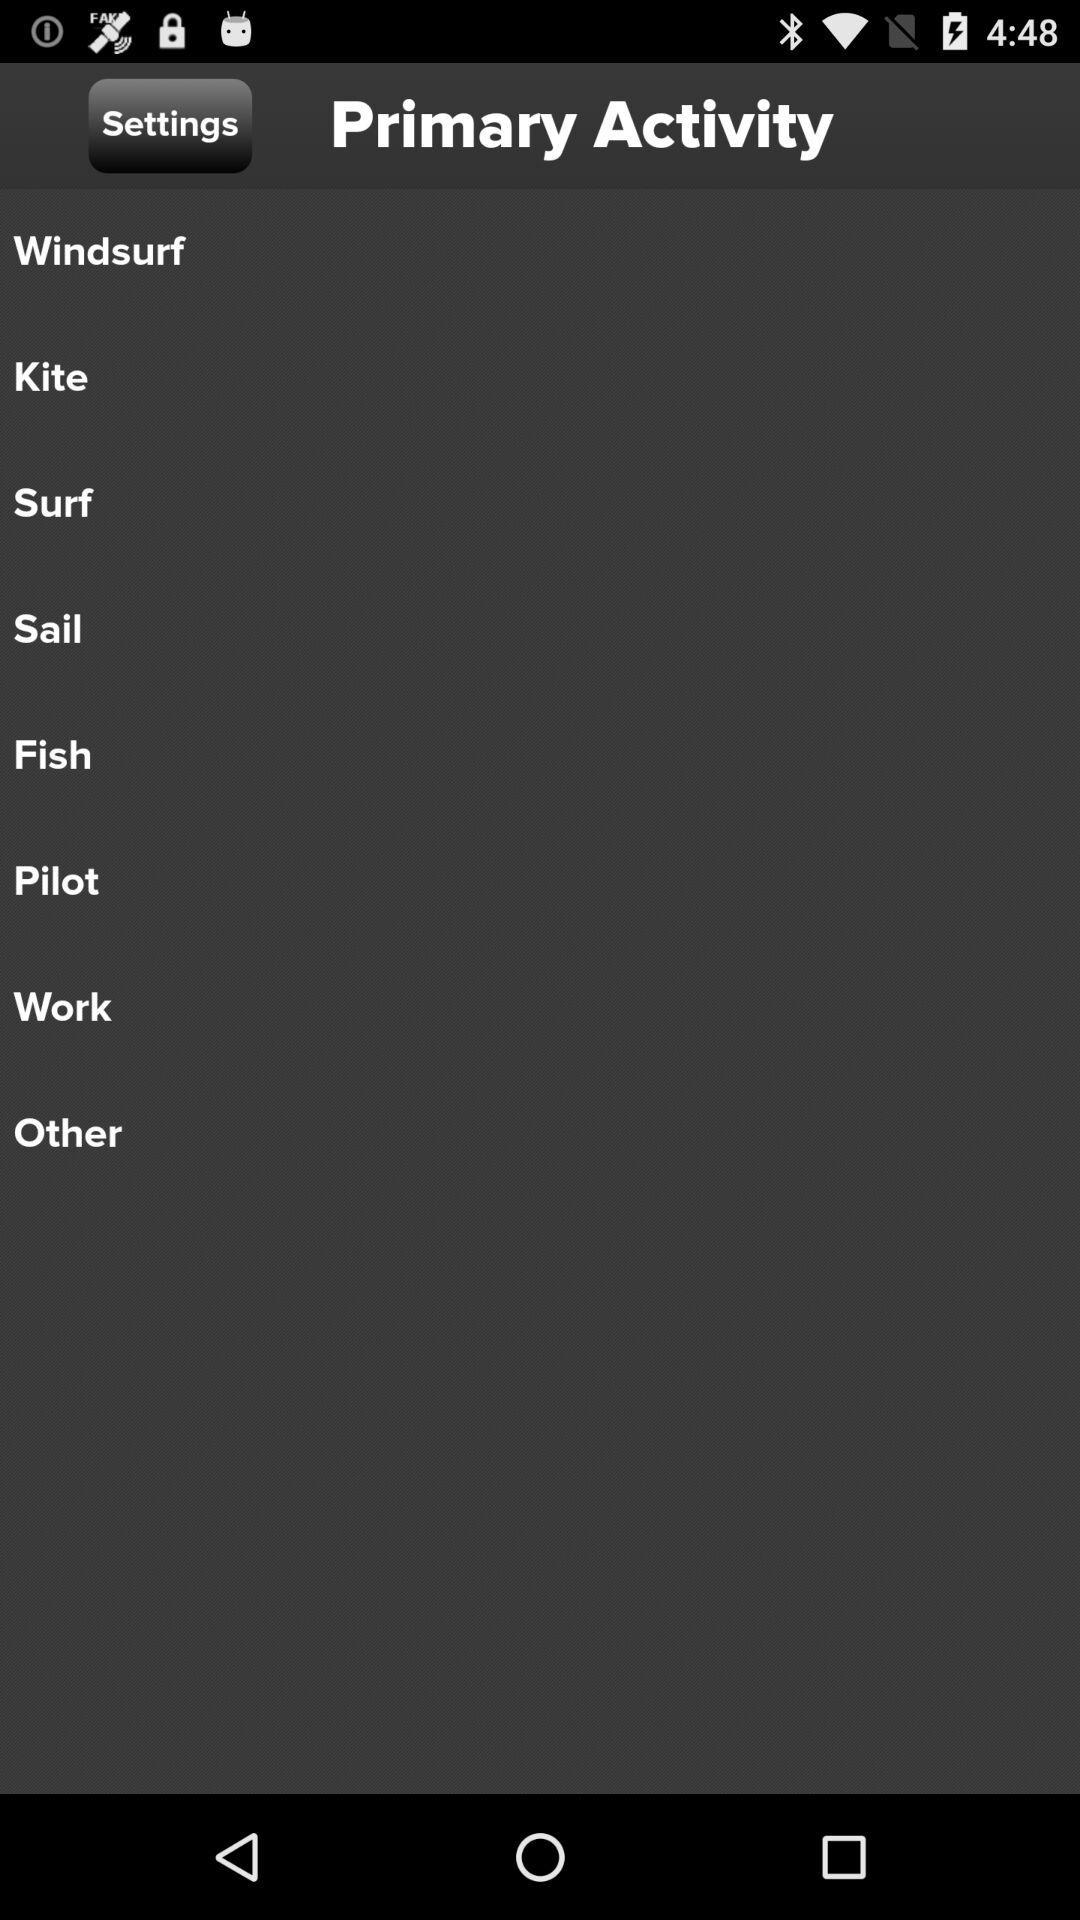  What do you see at coordinates (525, 628) in the screenshot?
I see `the item below surf icon` at bounding box center [525, 628].